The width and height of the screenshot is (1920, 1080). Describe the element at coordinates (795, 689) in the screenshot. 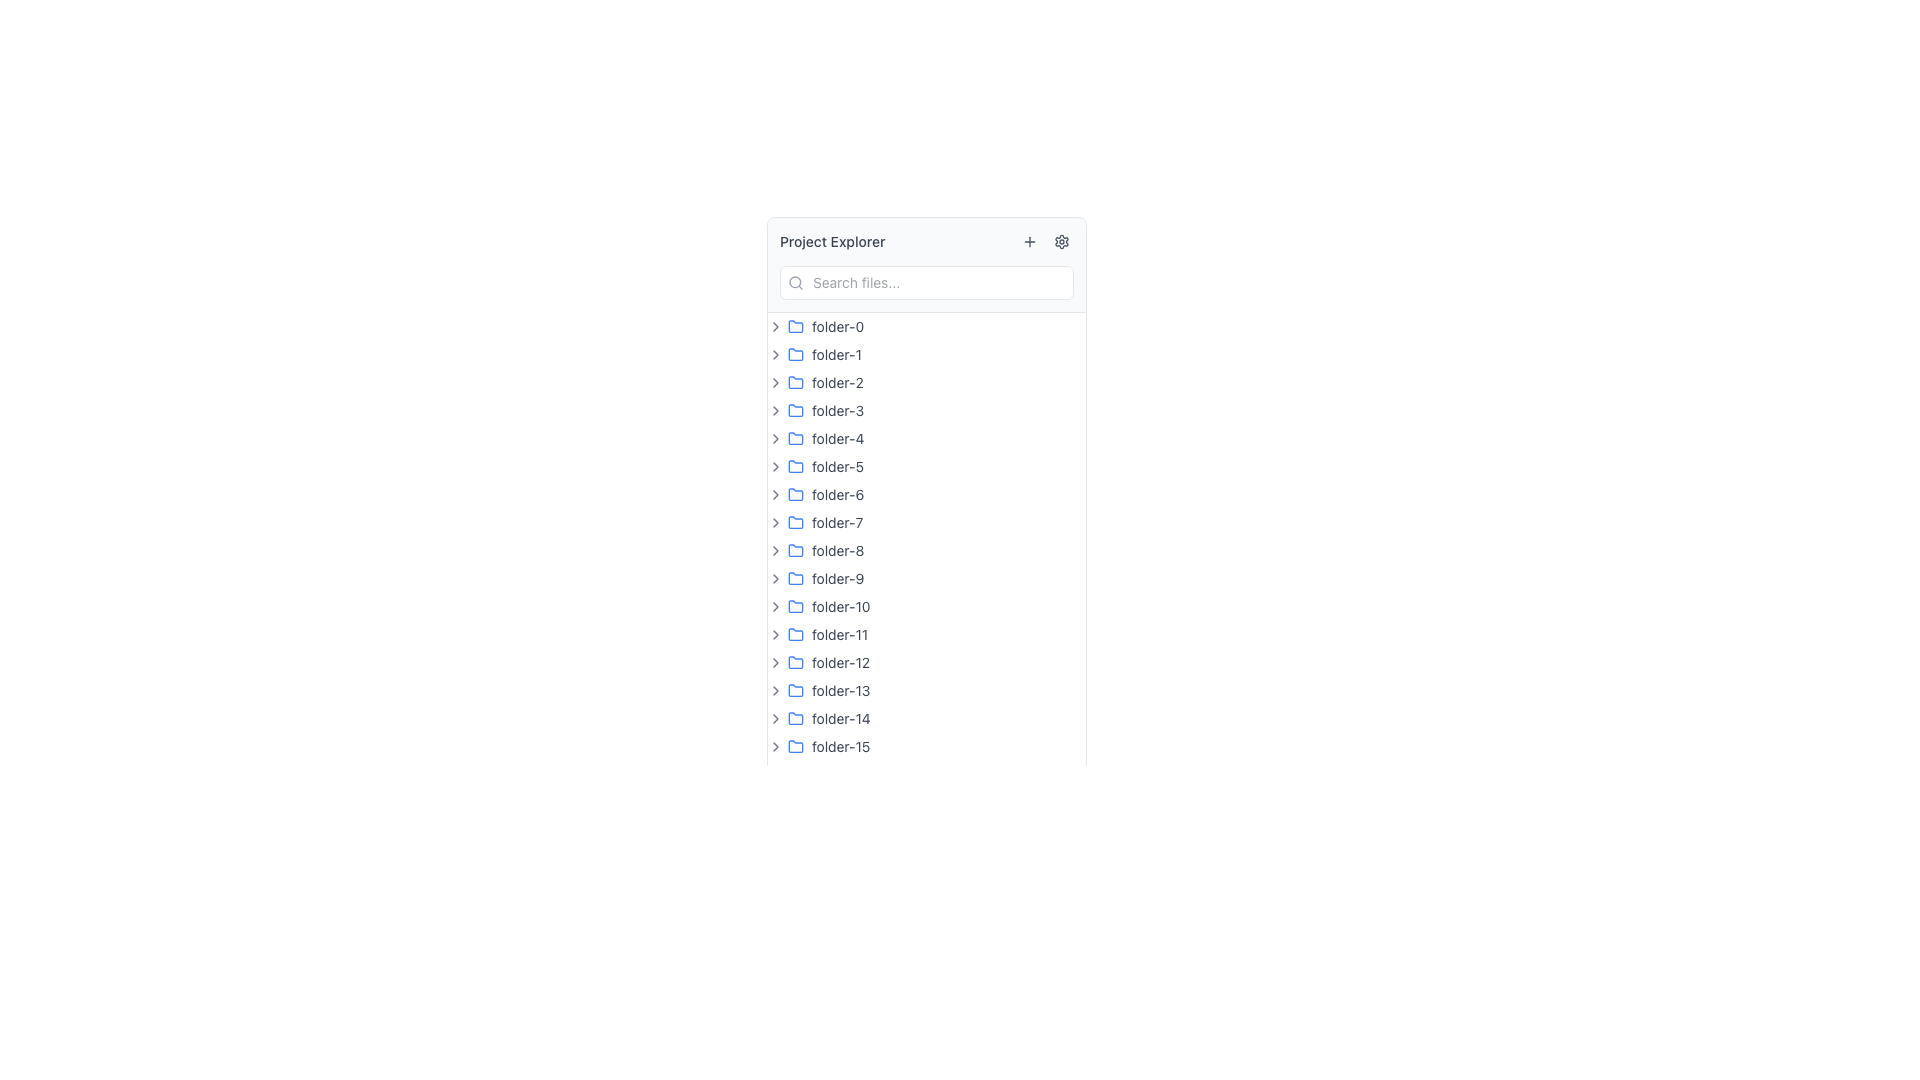

I see `the blue folder icon with a small red marker located to the left of 'folder-13'` at that location.